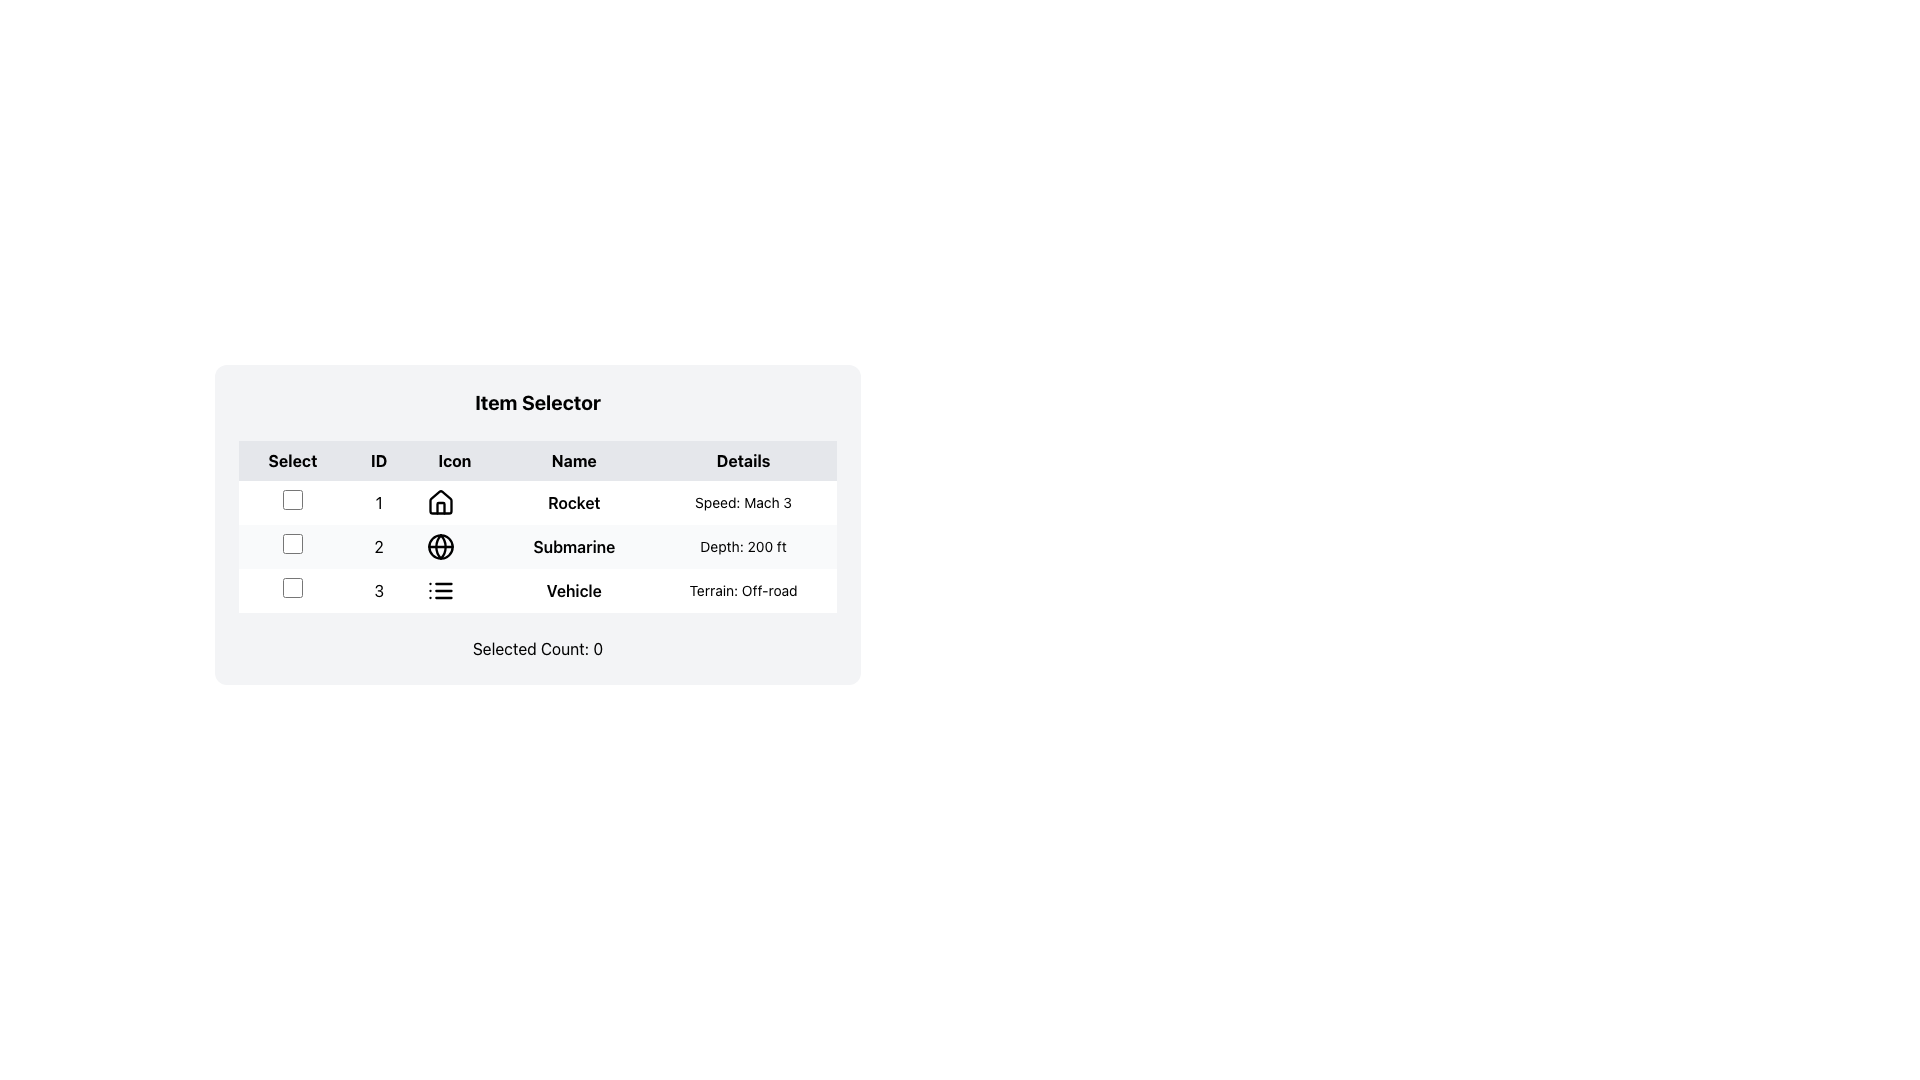  What do you see at coordinates (573, 461) in the screenshot?
I see `the 'Name' header text label in the table, which is the fourth header following 'Select', 'ID', and 'Icon'` at bounding box center [573, 461].